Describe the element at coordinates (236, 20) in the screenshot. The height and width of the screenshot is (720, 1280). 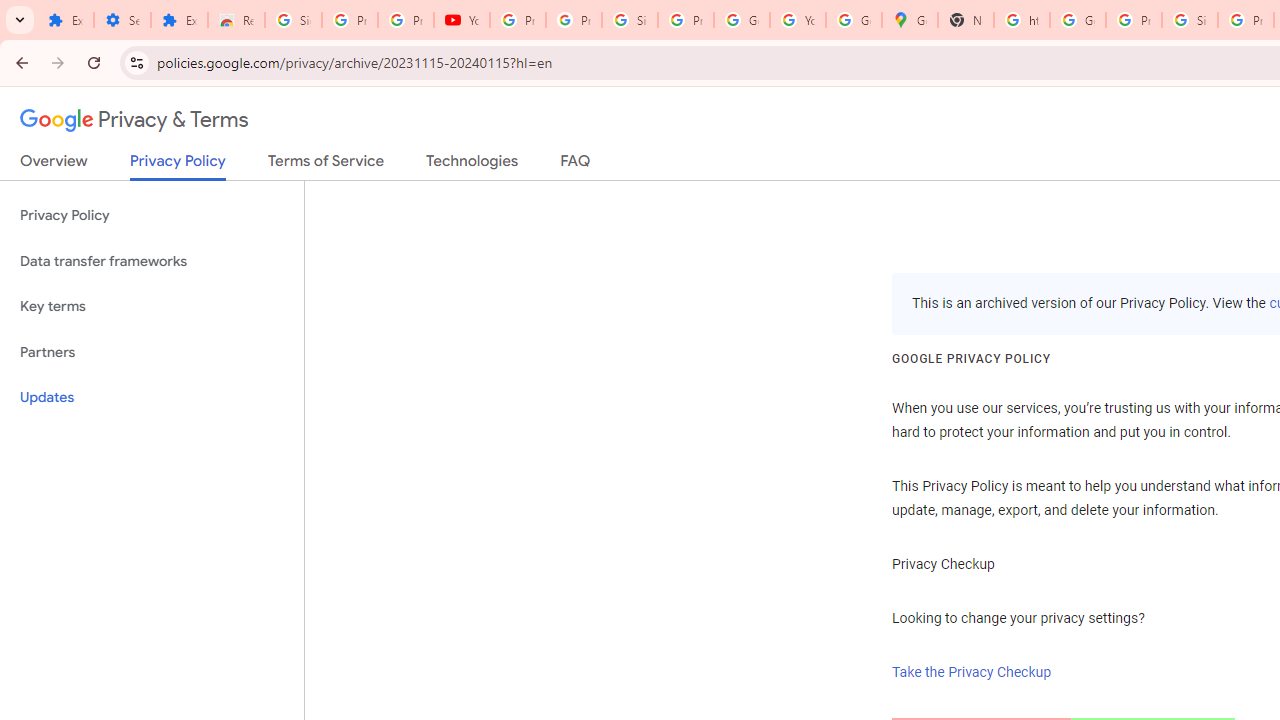
I see `'Reviews: Helix Fruit Jump Arcade Game'` at that location.